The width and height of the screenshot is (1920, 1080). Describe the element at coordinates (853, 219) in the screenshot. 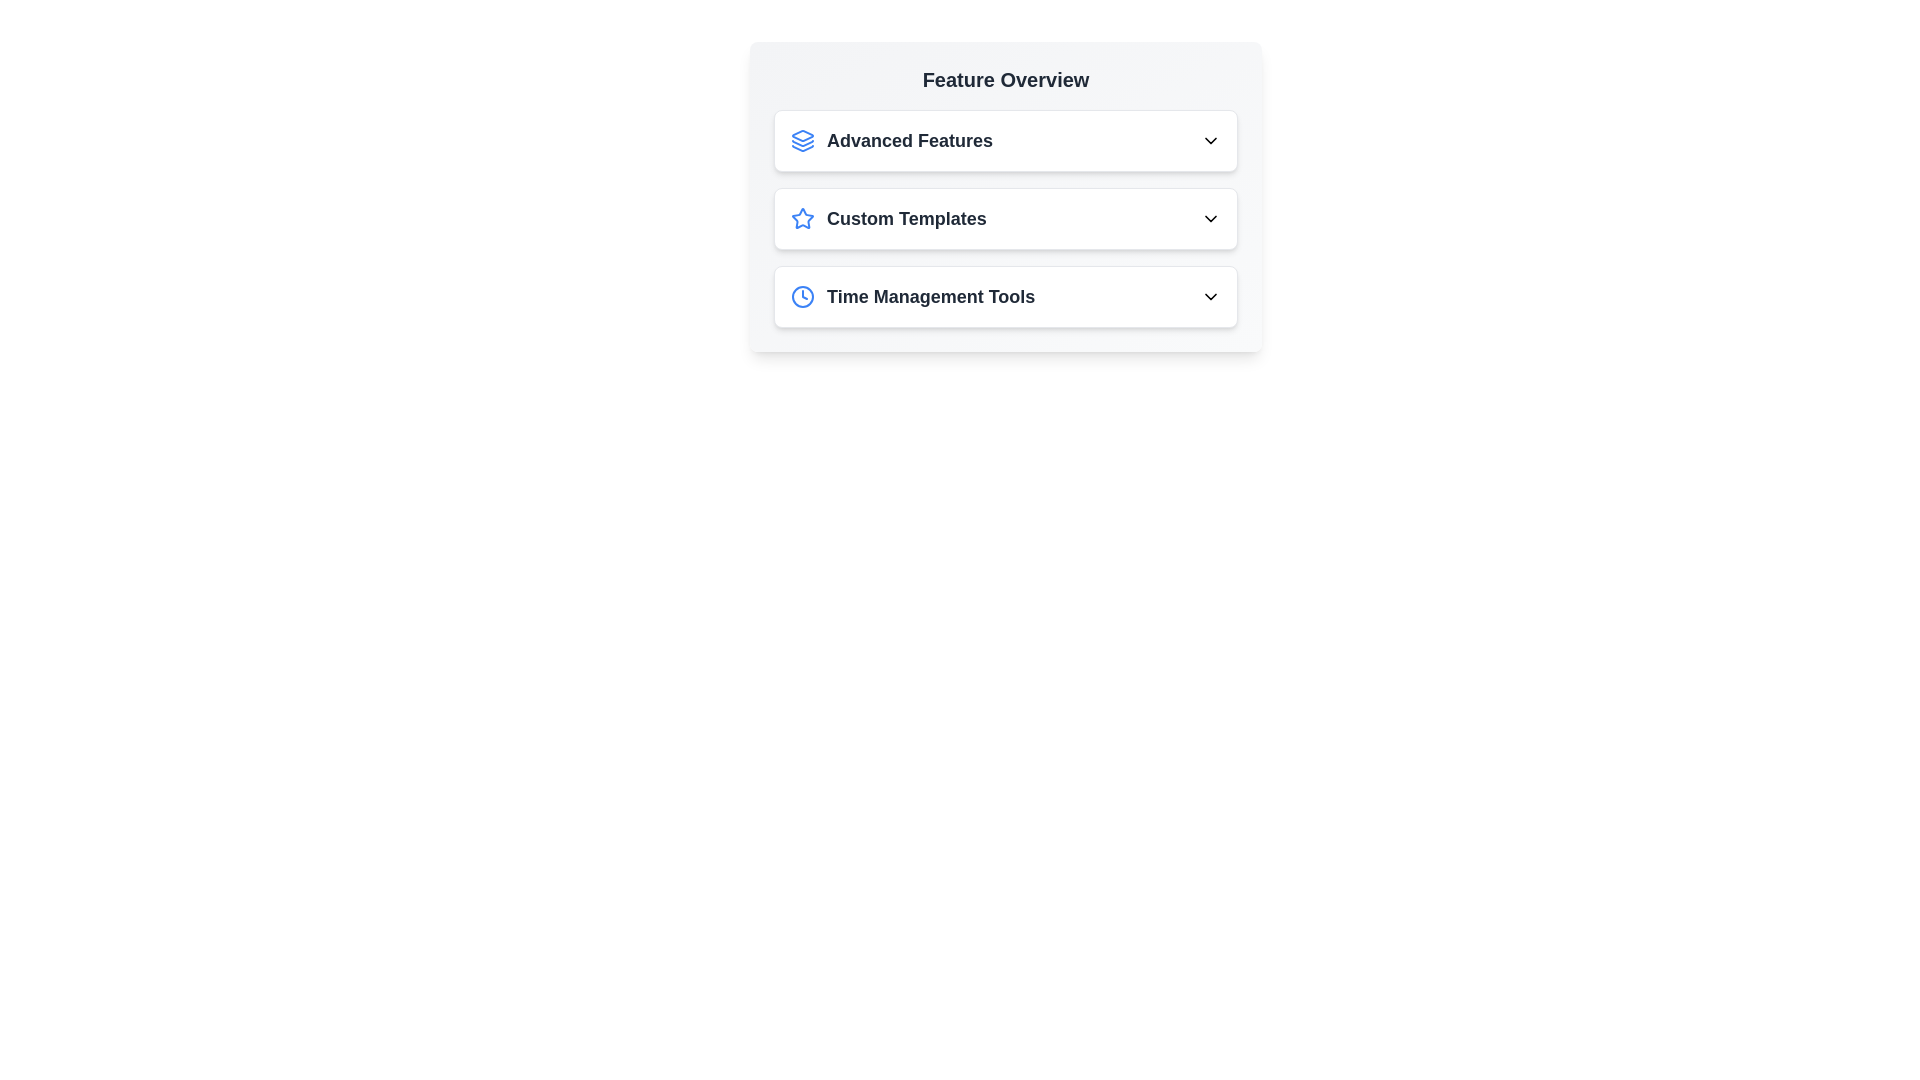

I see `the star corresponding to 3 to examine its rating` at that location.